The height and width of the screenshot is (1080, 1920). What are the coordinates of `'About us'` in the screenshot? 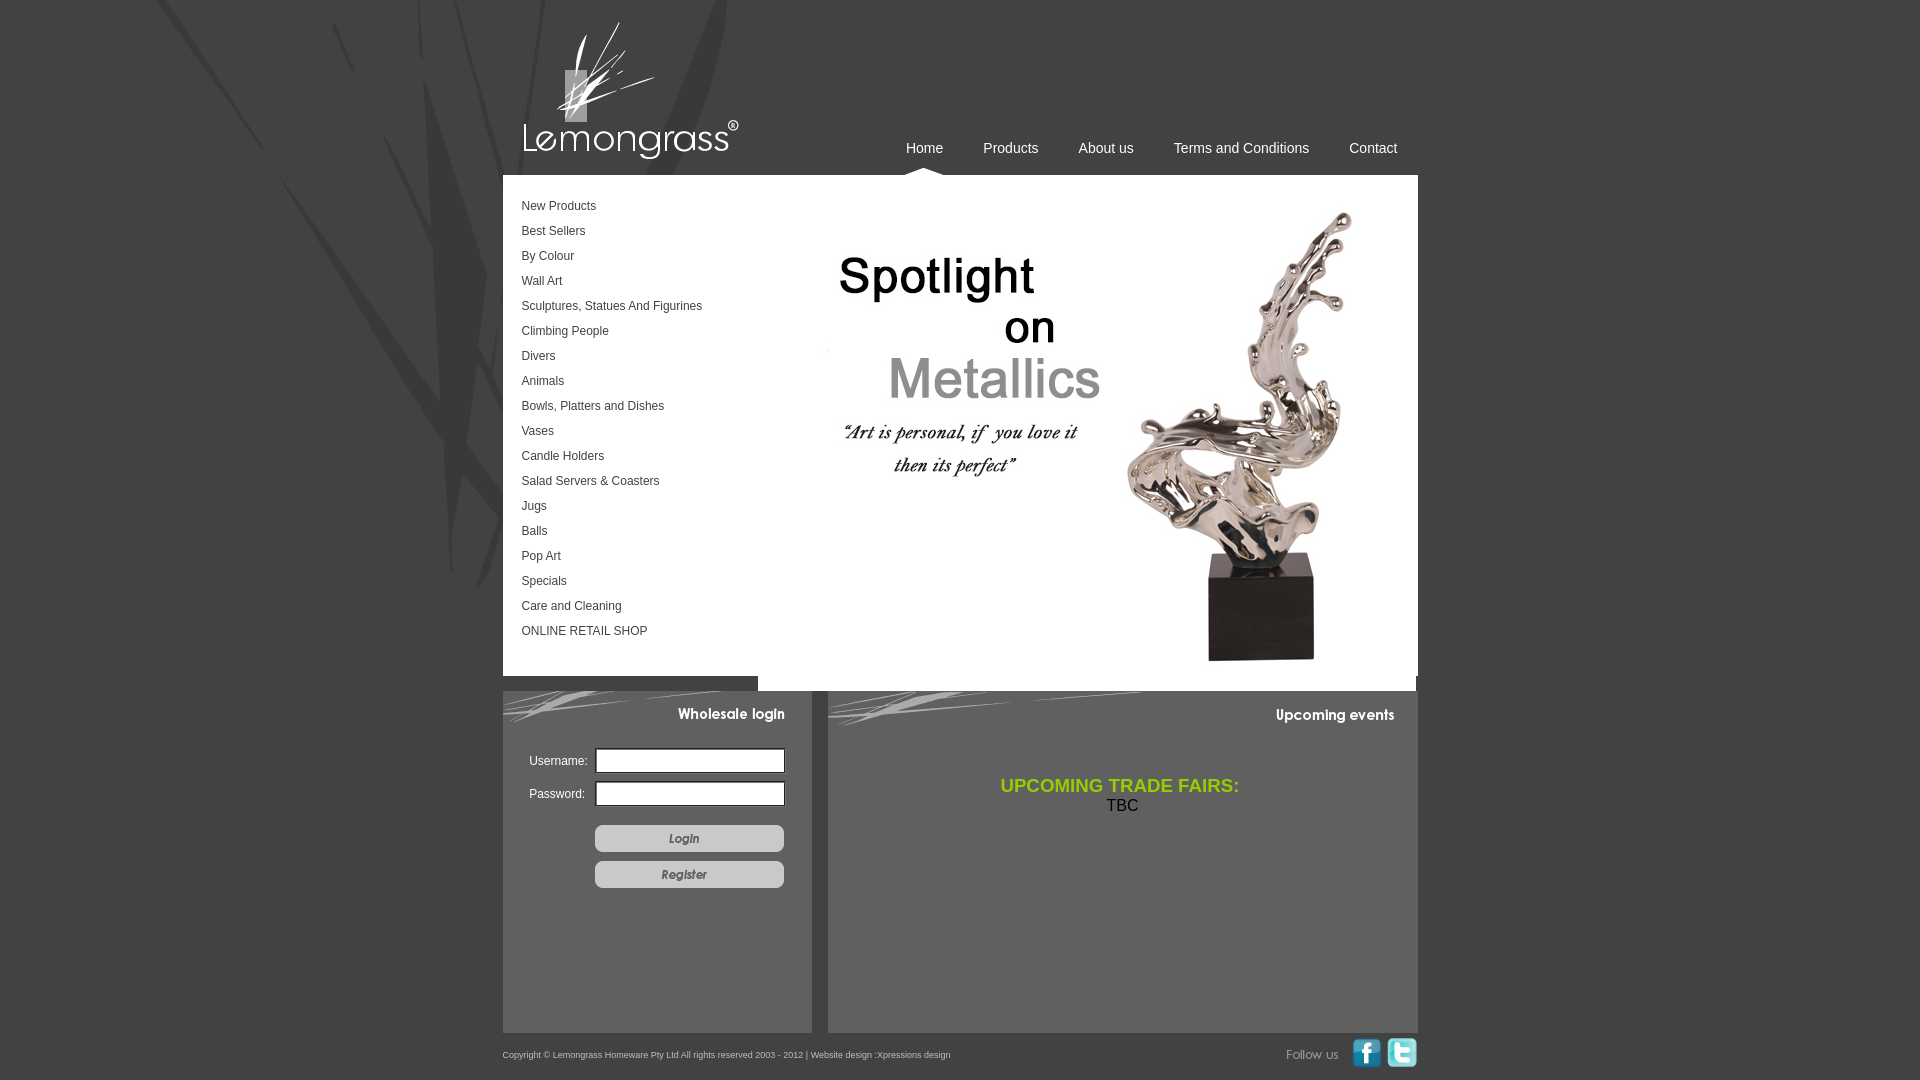 It's located at (1105, 156).